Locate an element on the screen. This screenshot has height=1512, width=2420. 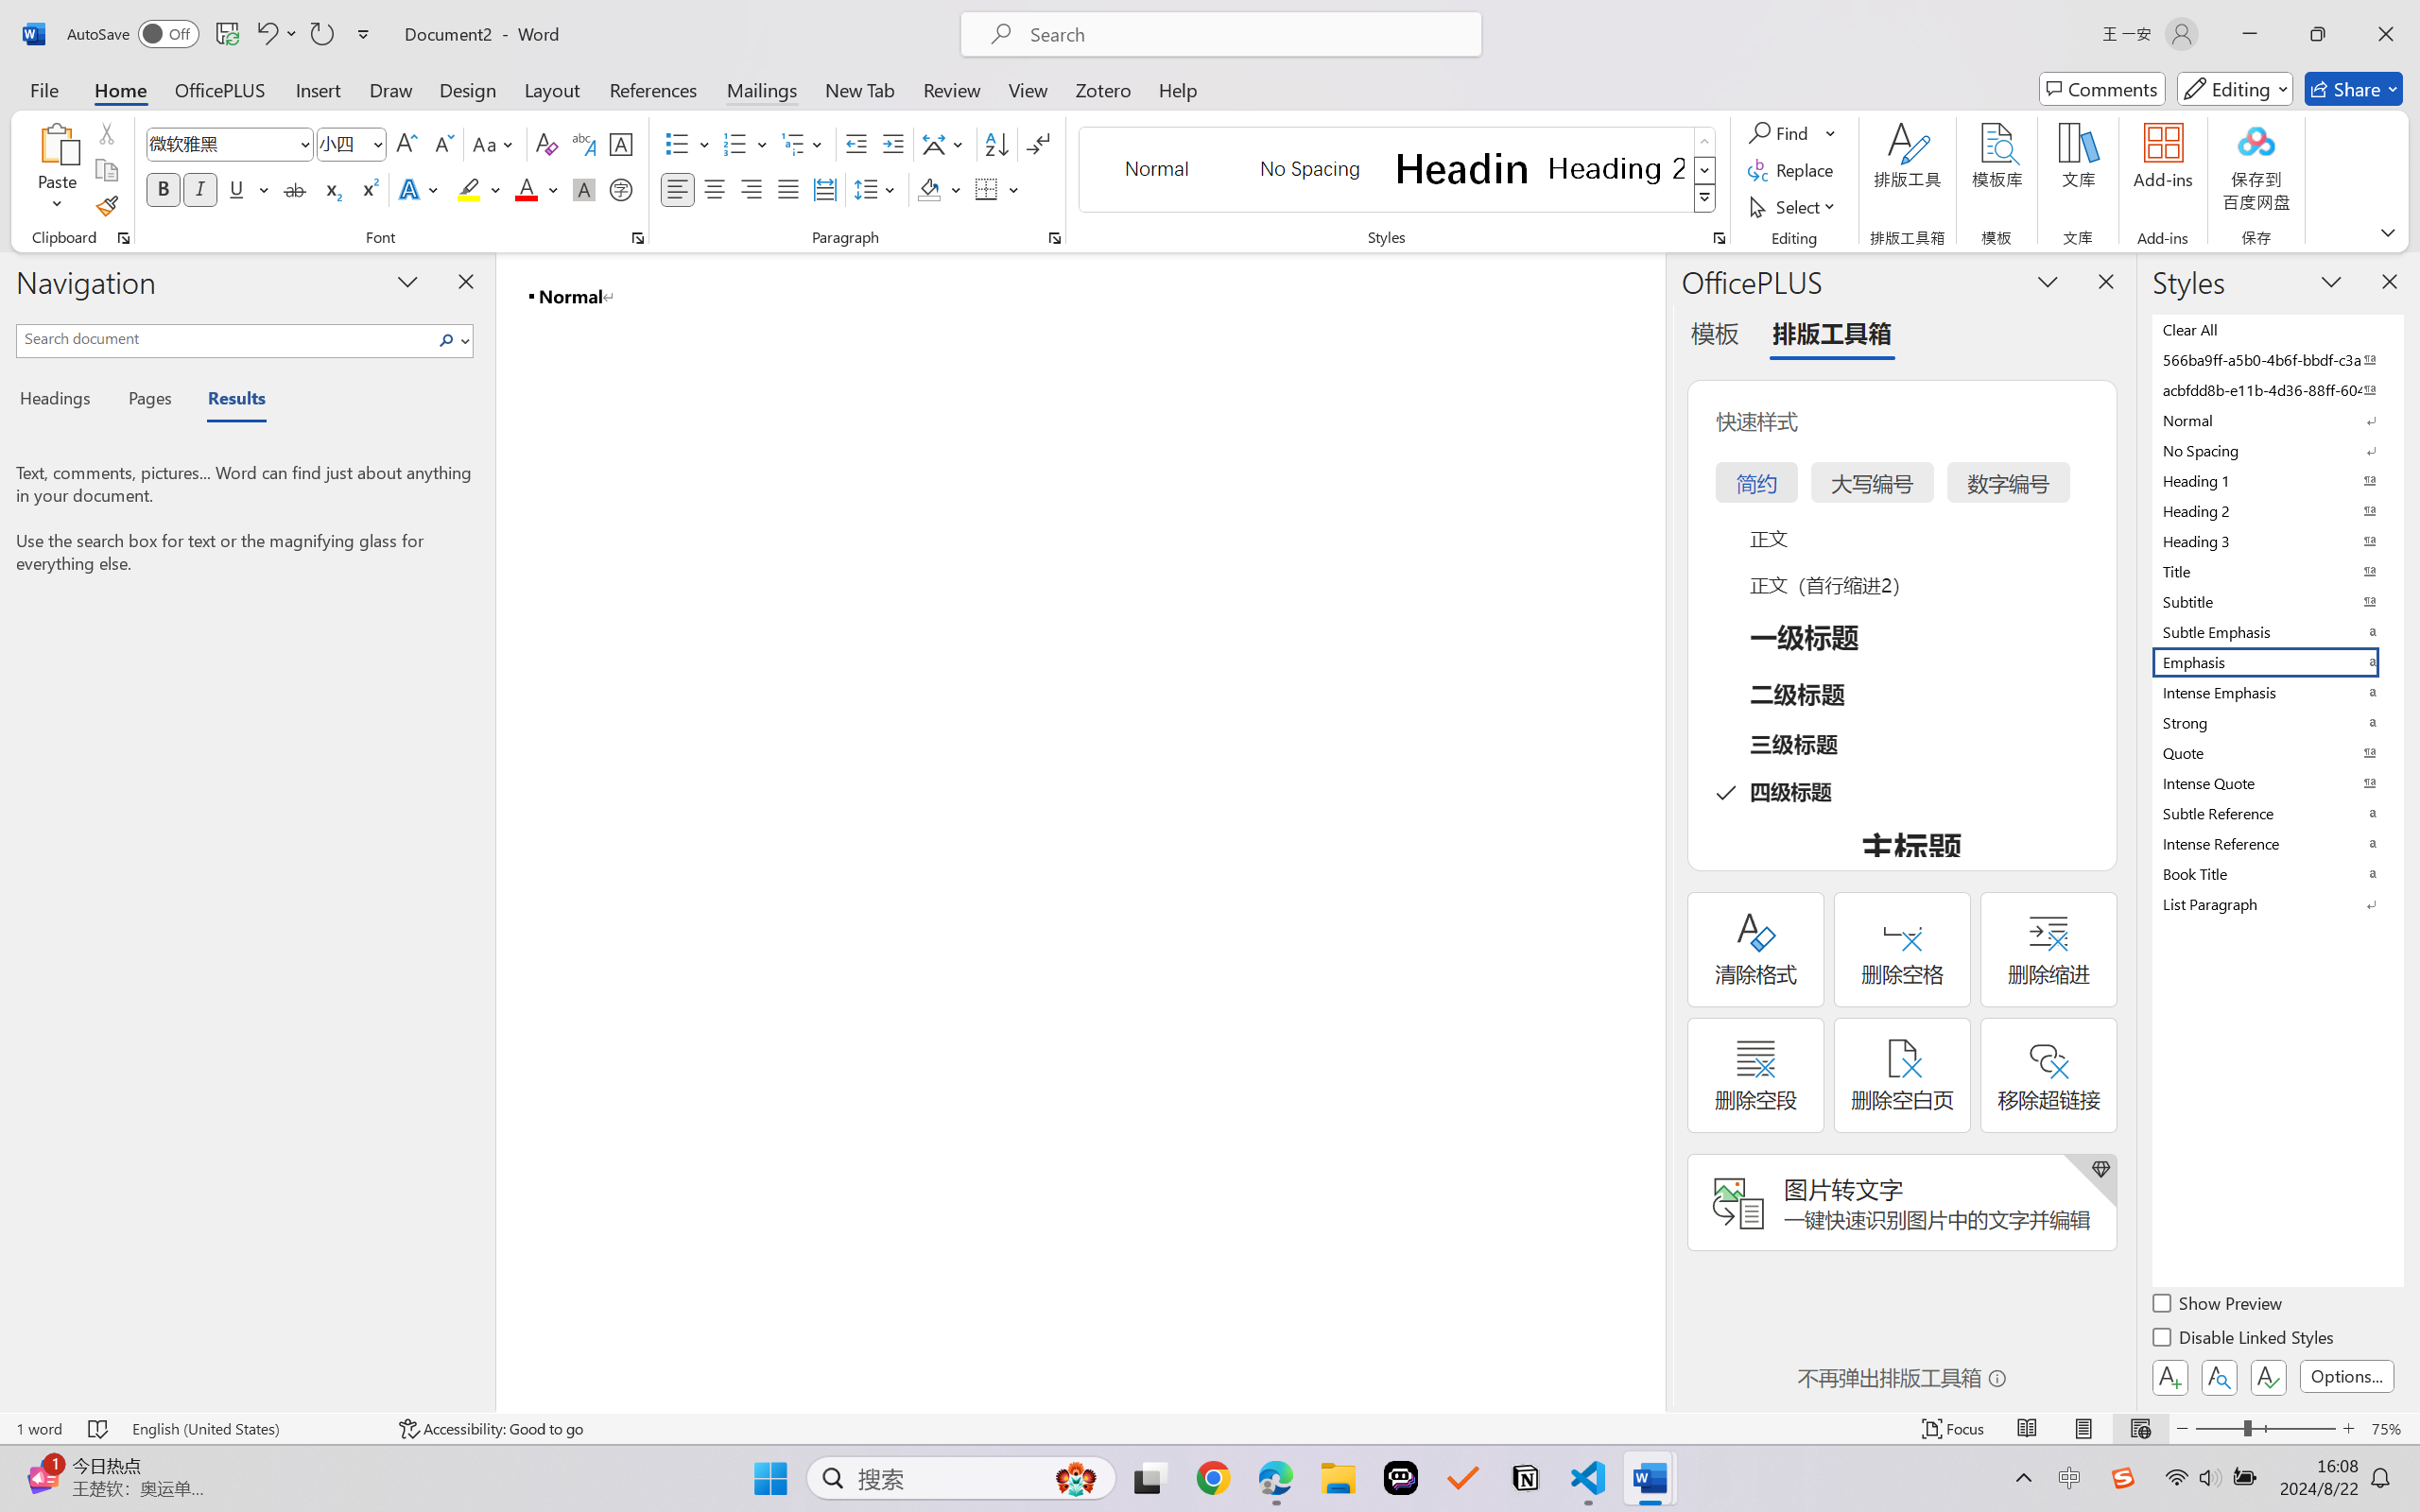
'Book Title' is located at coordinates (2275, 872).